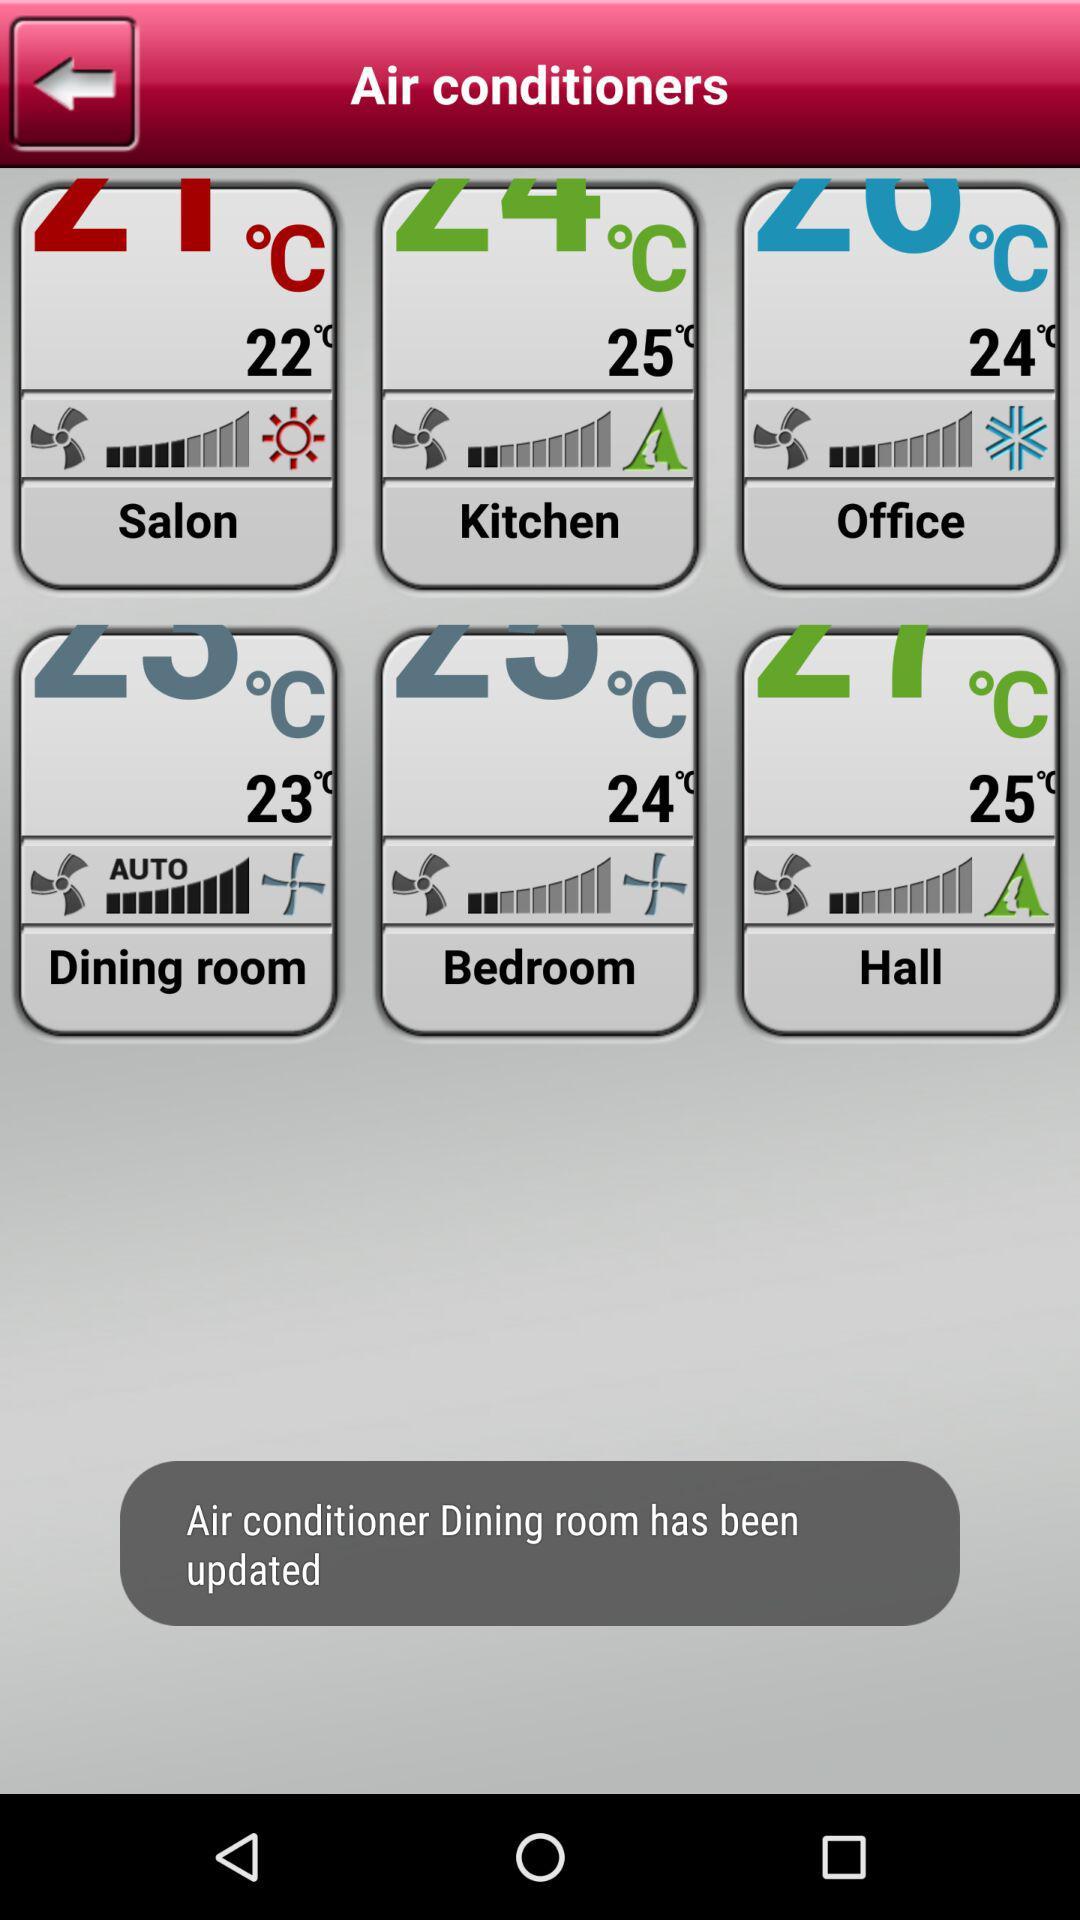 Image resolution: width=1080 pixels, height=1920 pixels. I want to click on previous, so click(73, 82).